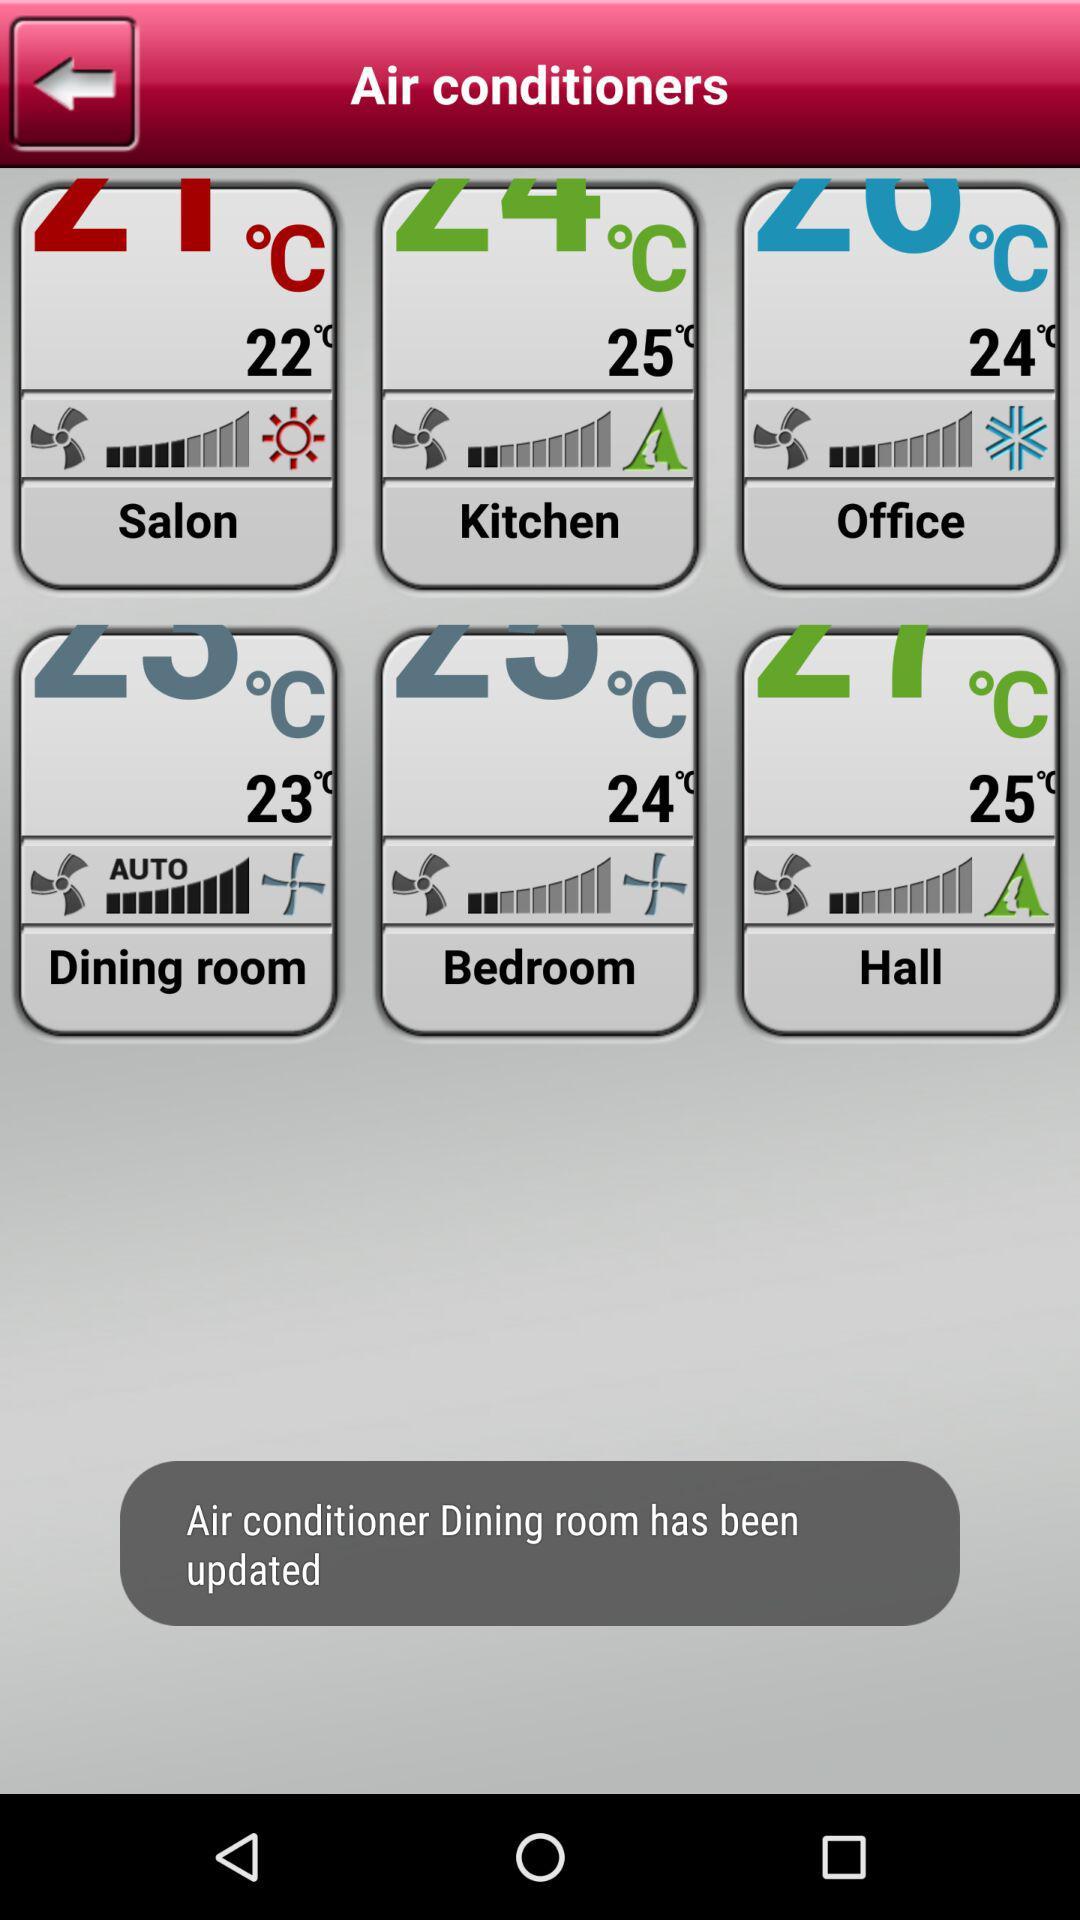 Image resolution: width=1080 pixels, height=1920 pixels. I want to click on previous, so click(73, 82).